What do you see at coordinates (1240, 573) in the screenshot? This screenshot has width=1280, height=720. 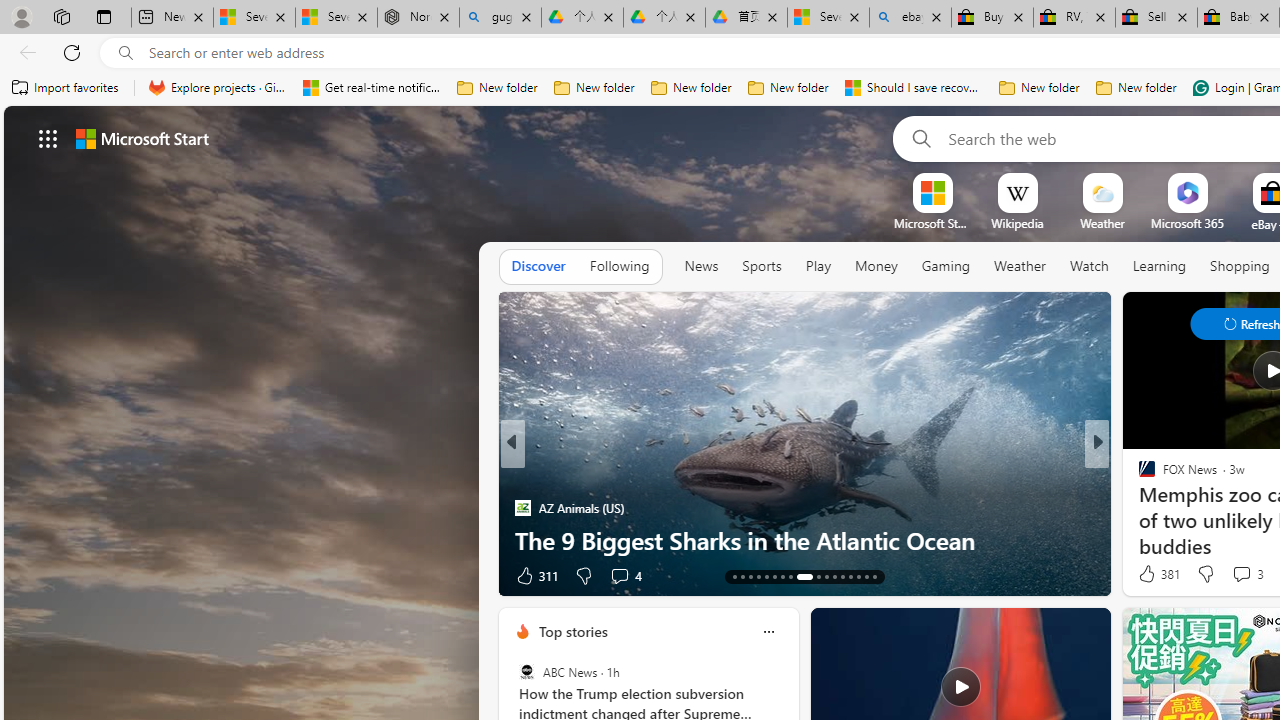 I see `'View comments 3 Comment'` at bounding box center [1240, 573].